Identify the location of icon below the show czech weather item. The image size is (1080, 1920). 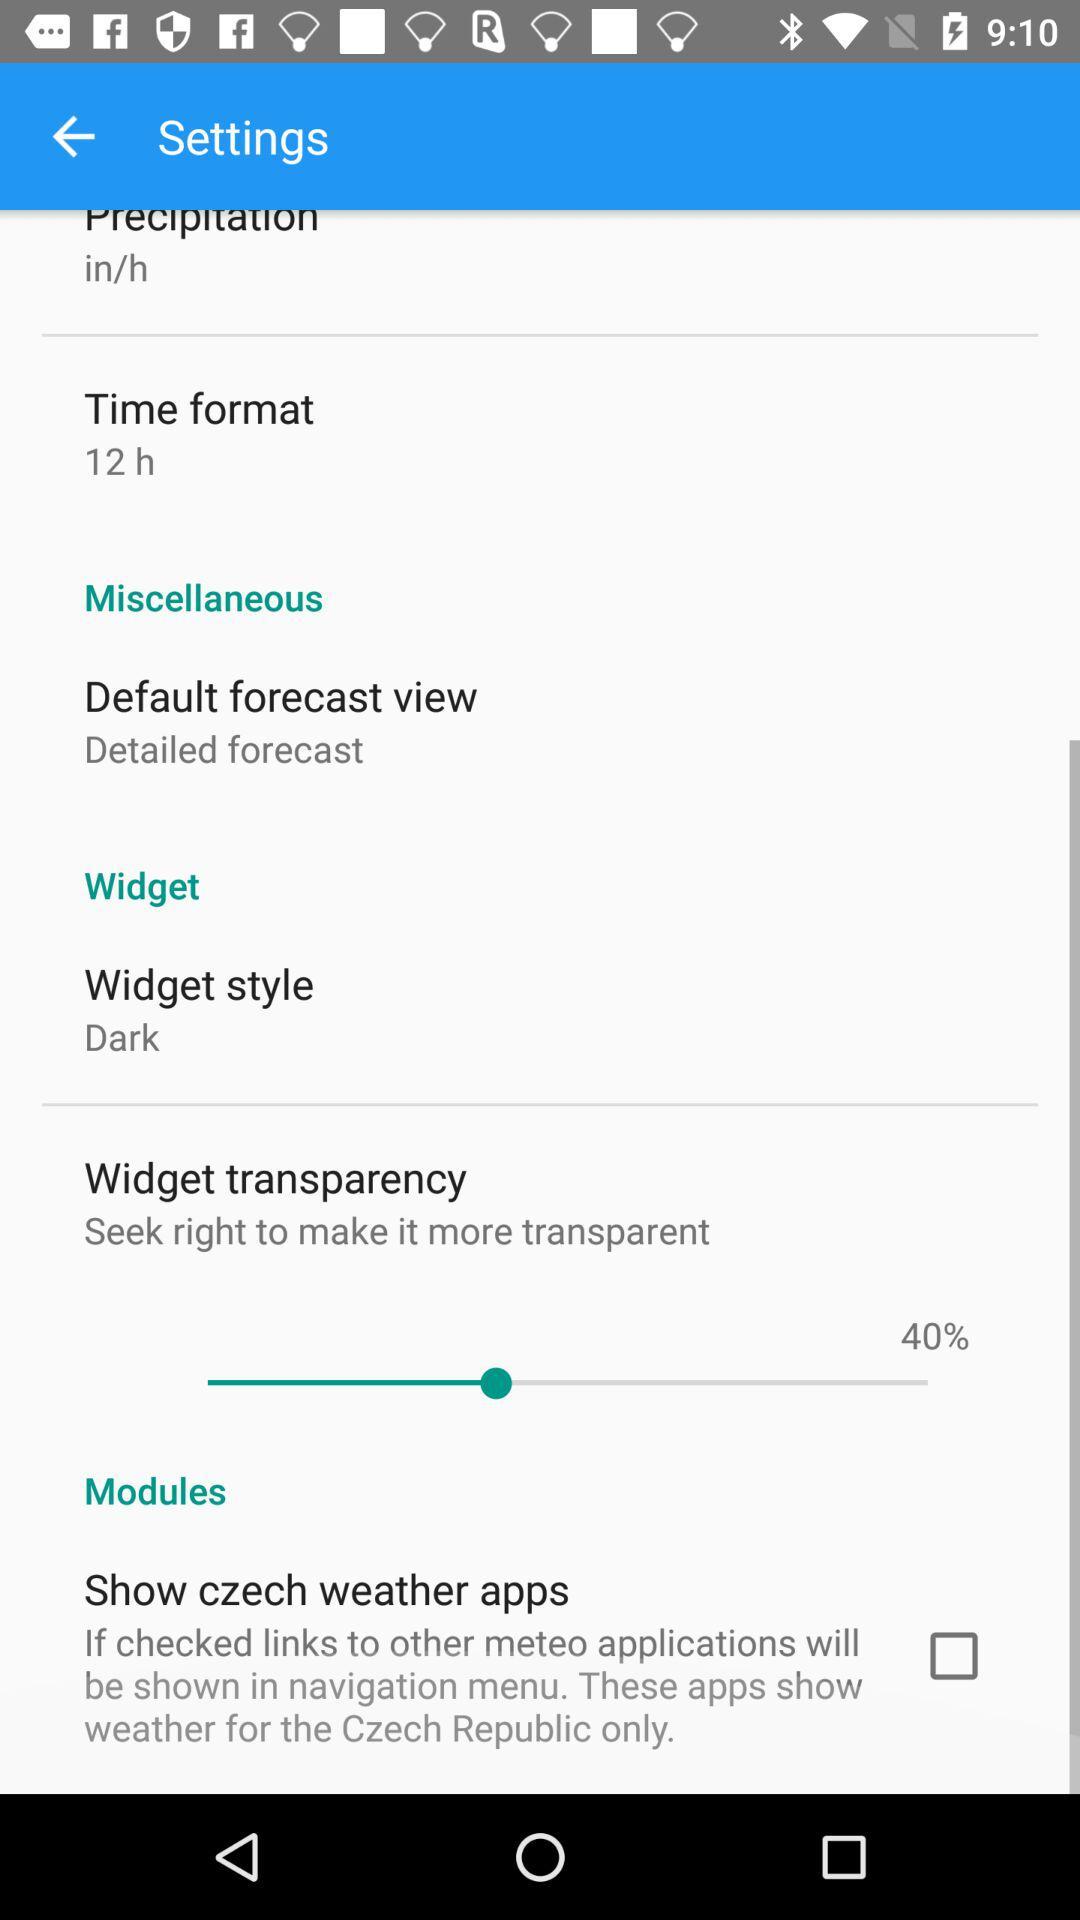
(477, 1683).